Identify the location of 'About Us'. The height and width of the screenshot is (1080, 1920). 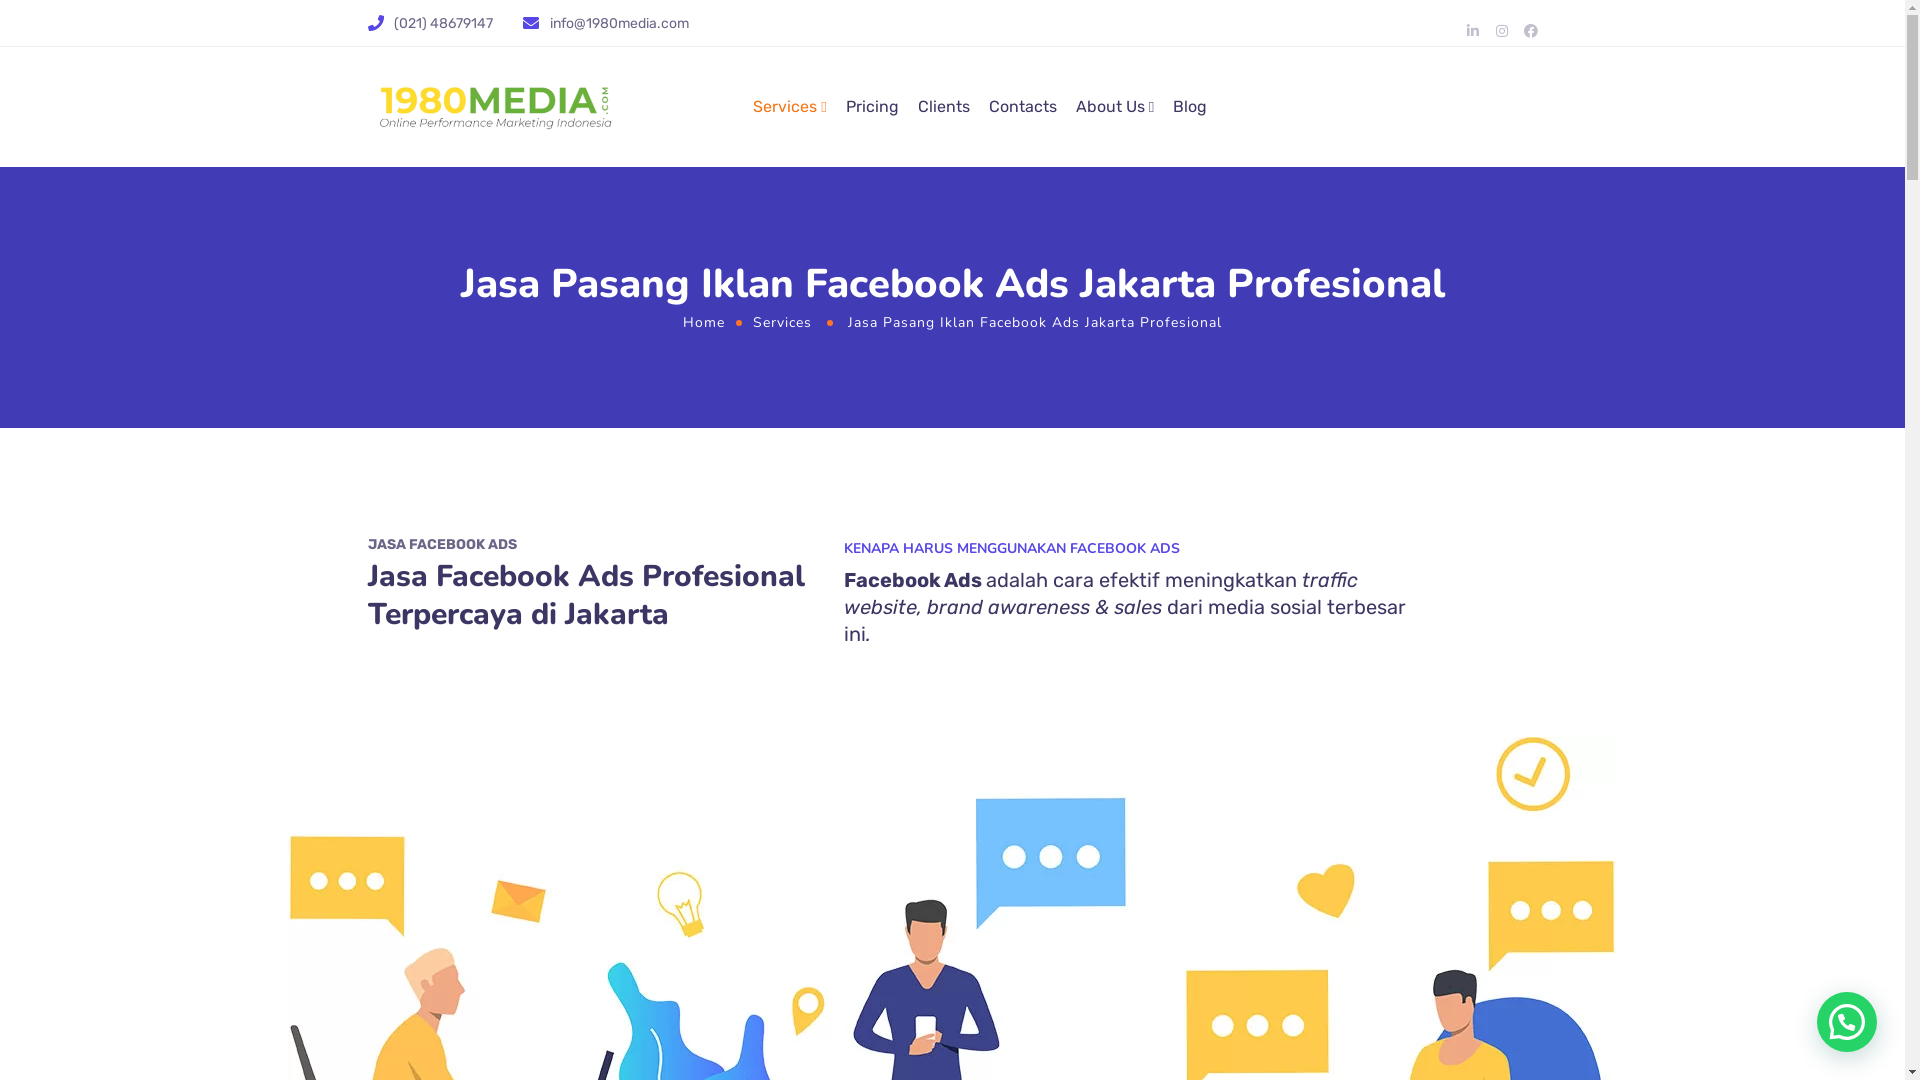
(1074, 107).